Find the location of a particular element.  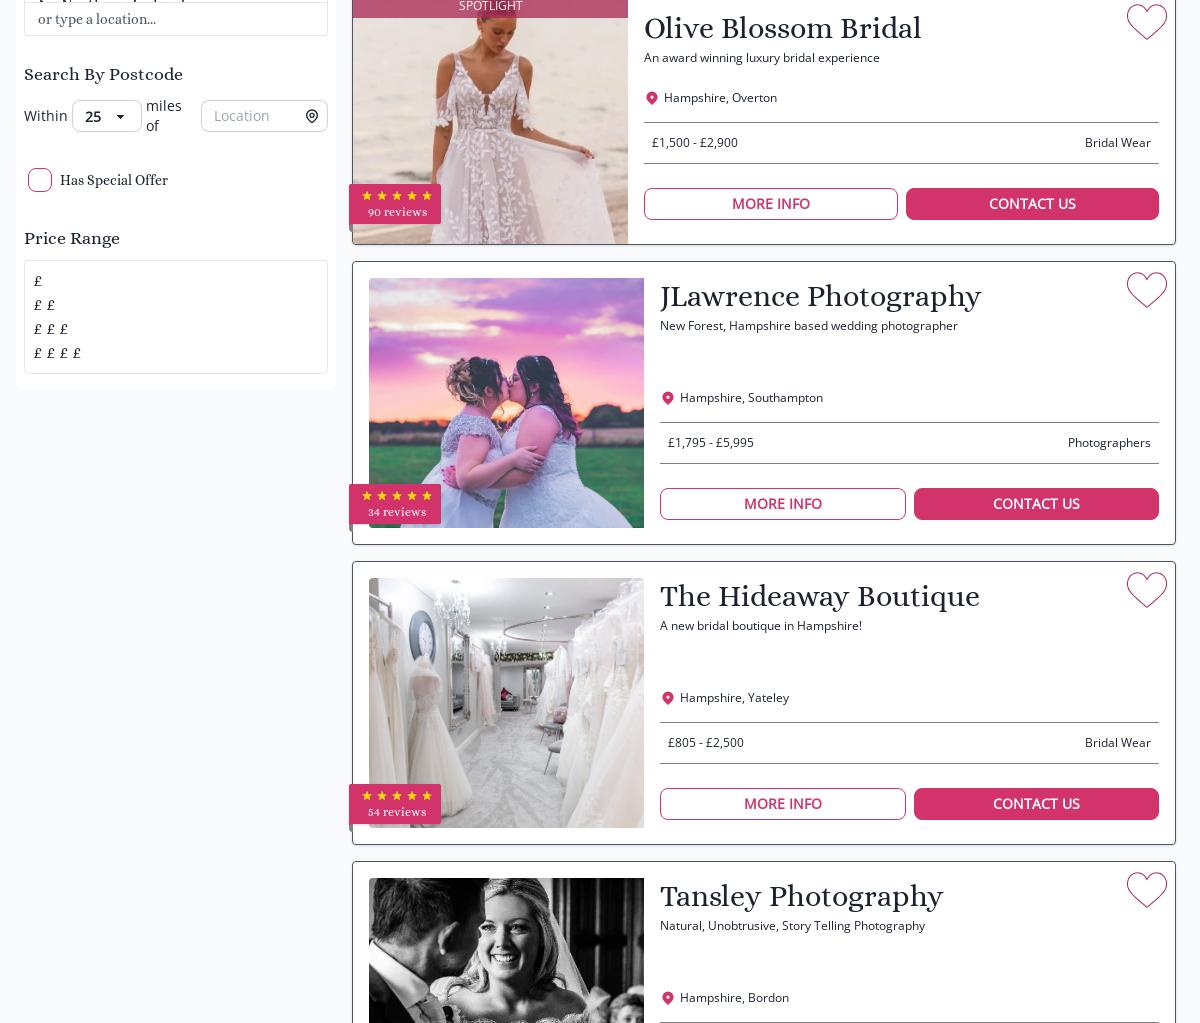

'Scotland' is located at coordinates (93, 36).